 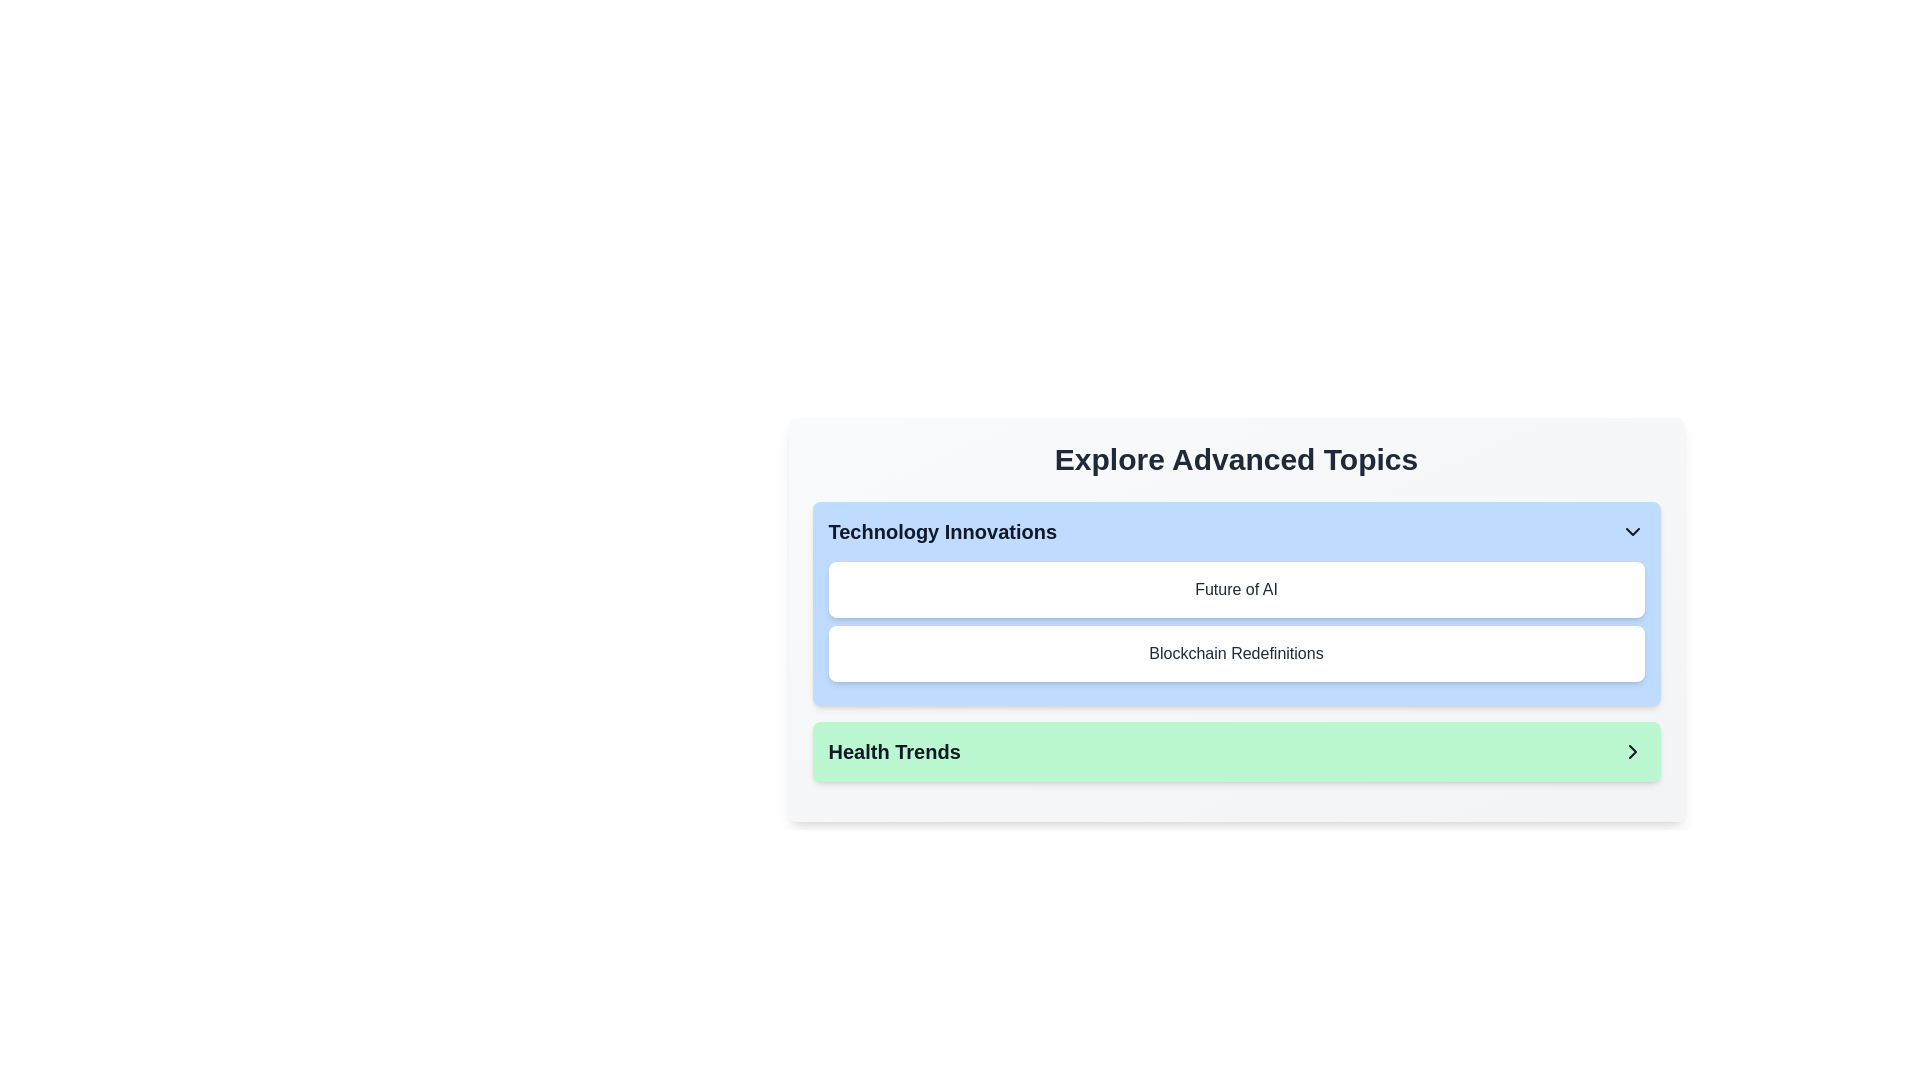 I want to click on the interactive navigation button related to 'Blockchain Redefinitions' located in the 'Technology Innovations' section beneath 'Future of AI', so click(x=1235, y=654).